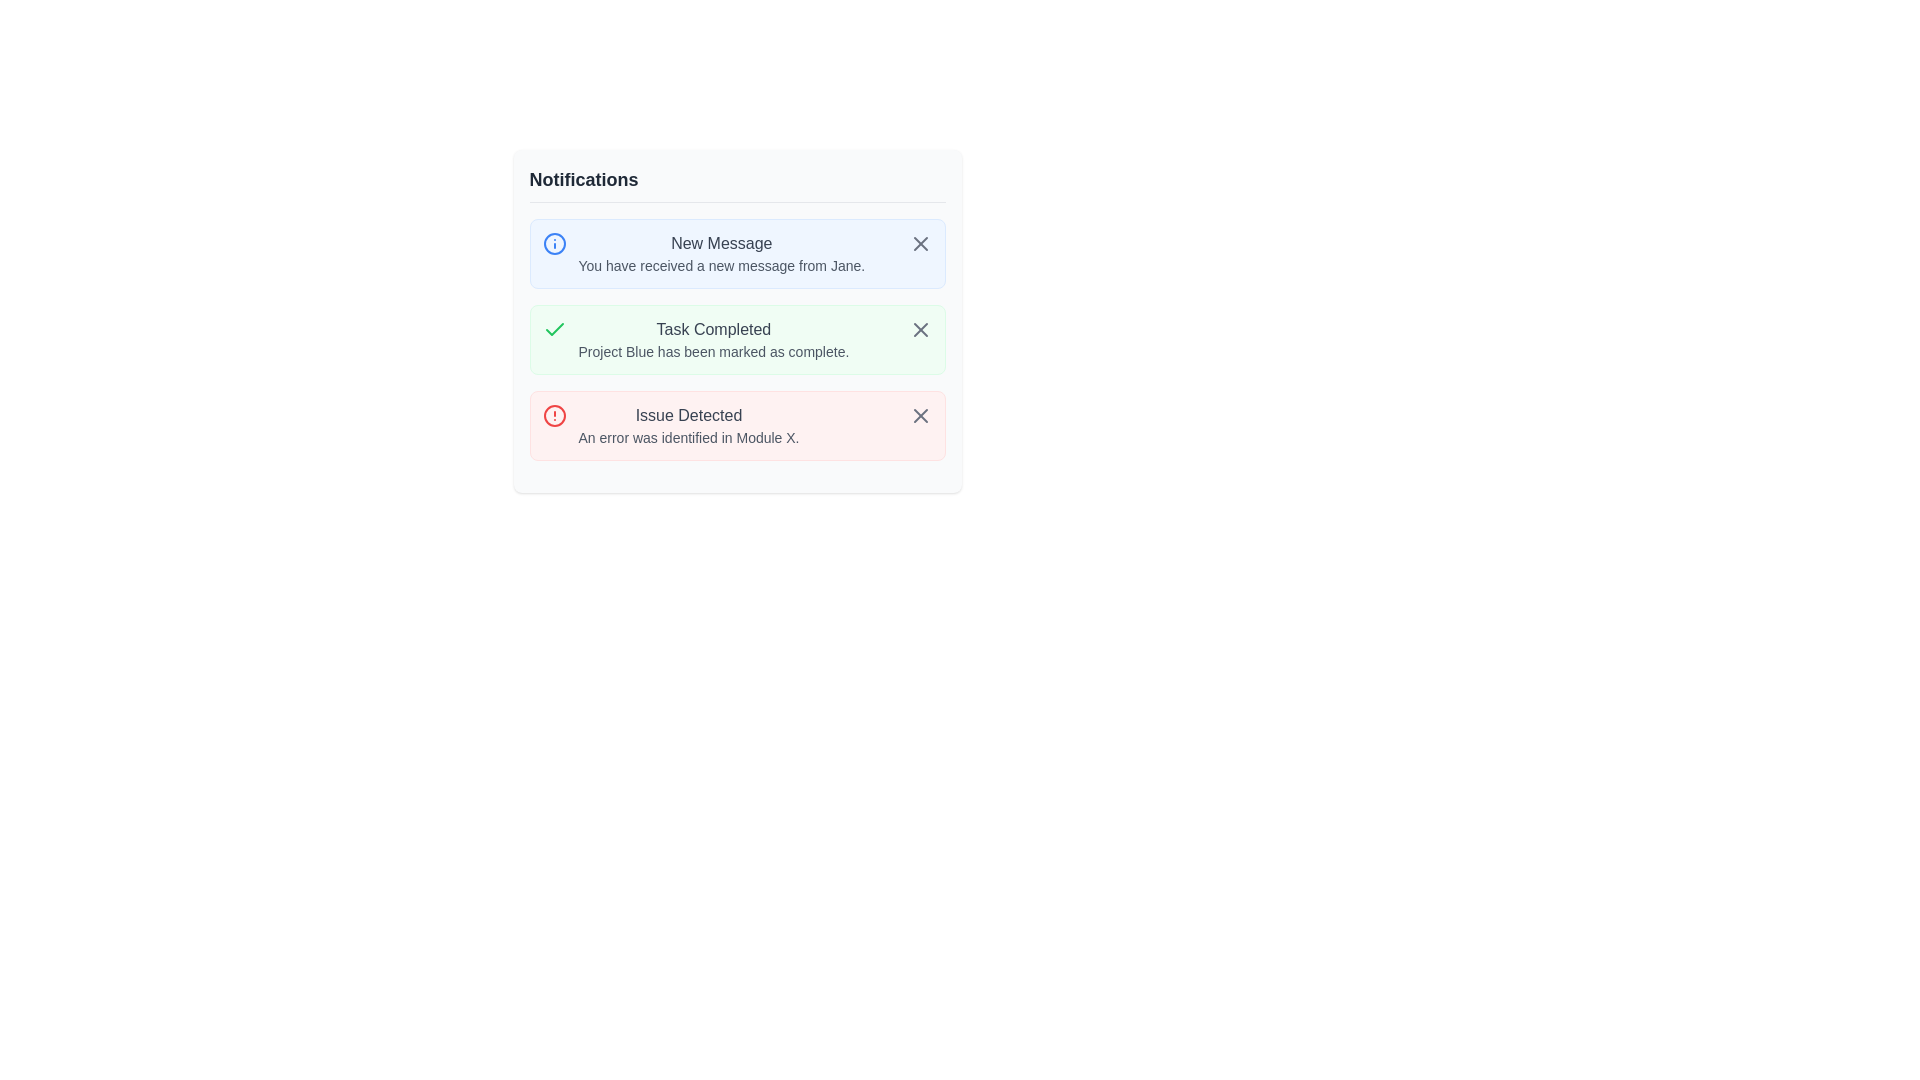  I want to click on the SVG Circle that serves as the background of the informational icon for the 'New Message' notification in the notification panel, so click(554, 242).